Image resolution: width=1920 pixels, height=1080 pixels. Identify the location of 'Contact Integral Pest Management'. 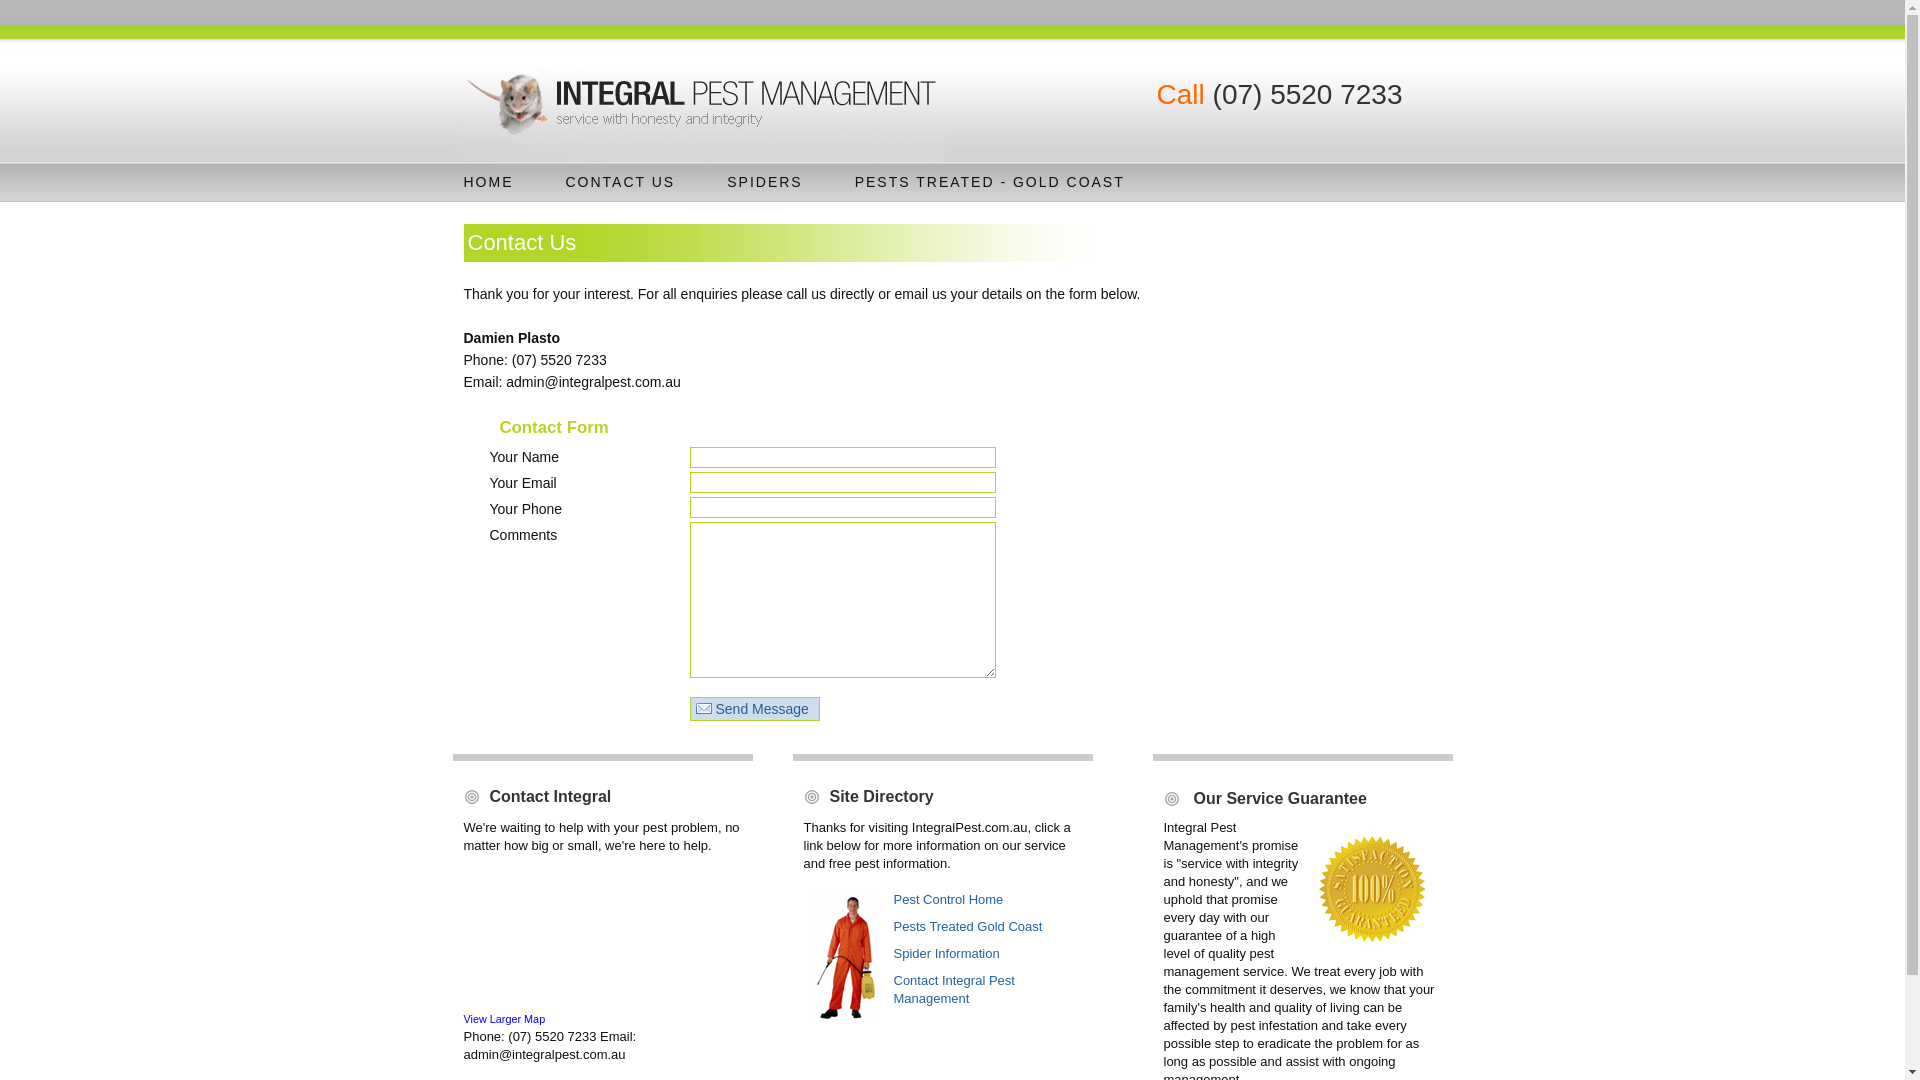
(953, 988).